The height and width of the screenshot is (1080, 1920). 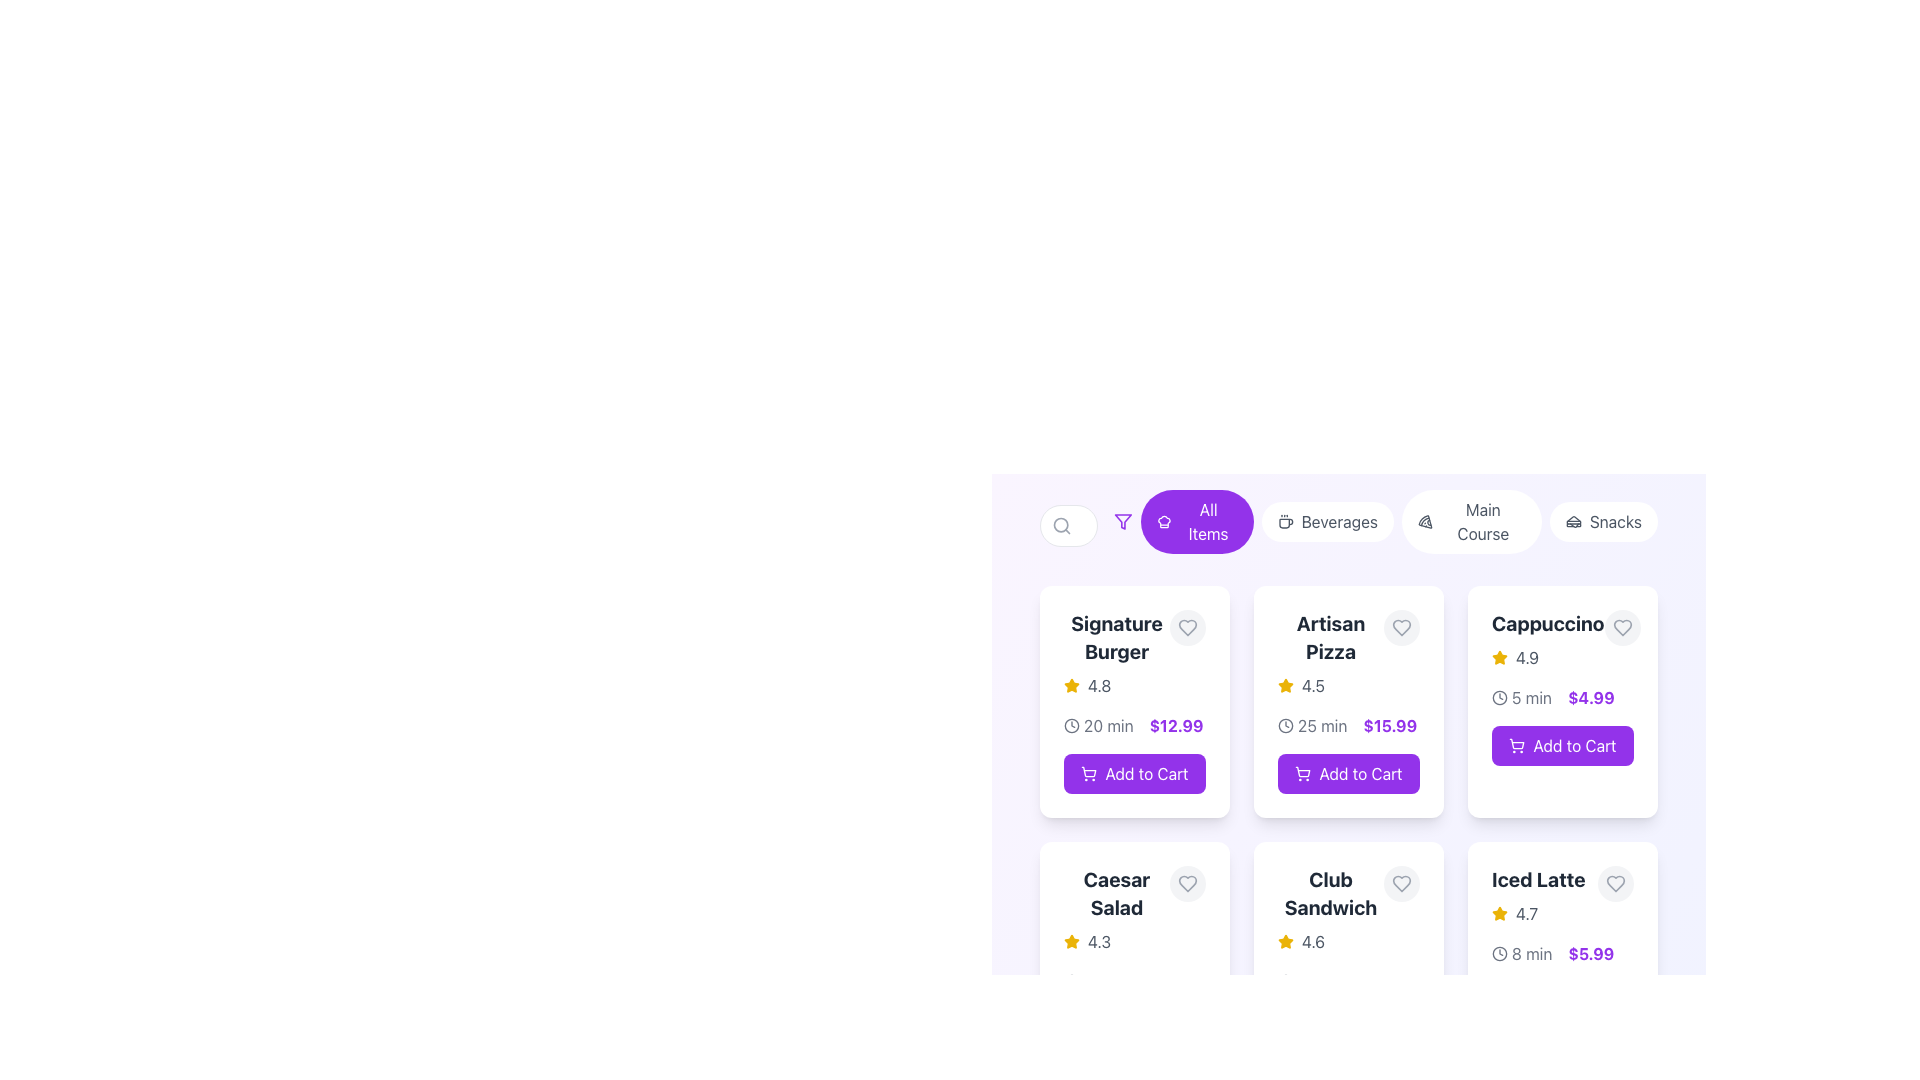 What do you see at coordinates (1188, 882) in the screenshot?
I see `the heart-shaped icon outlined in soft gray color associated with the 'Caesar Salad' card` at bounding box center [1188, 882].